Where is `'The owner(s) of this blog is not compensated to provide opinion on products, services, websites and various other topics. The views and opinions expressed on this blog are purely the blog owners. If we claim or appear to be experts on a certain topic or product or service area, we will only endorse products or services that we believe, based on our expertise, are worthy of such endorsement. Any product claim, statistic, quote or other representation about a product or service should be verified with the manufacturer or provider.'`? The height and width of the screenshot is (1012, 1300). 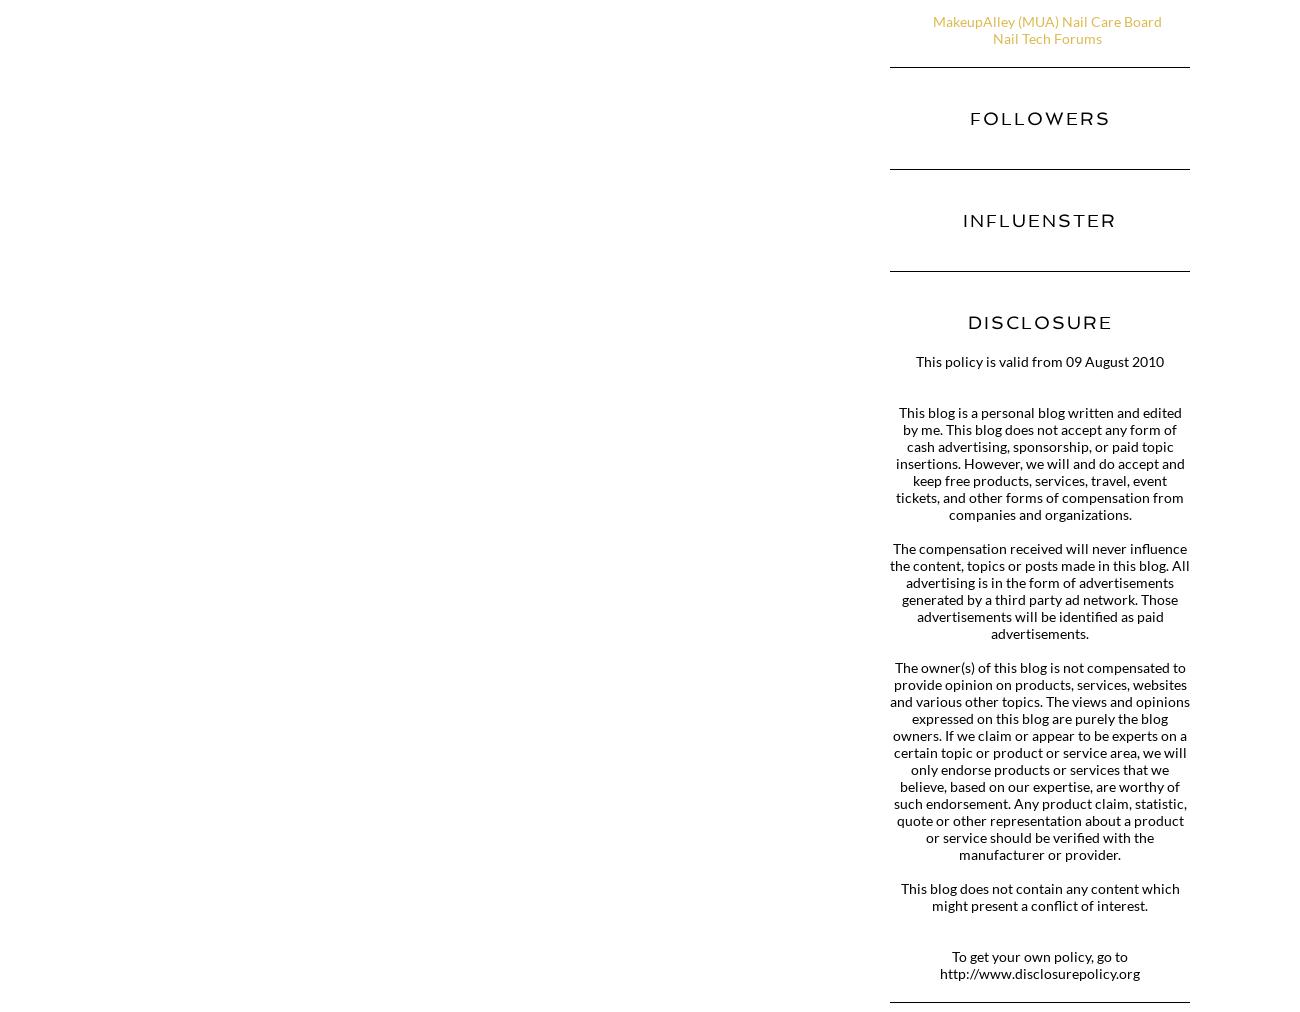 'The owner(s) of this blog is not compensated to provide opinion on products, services, websites and various other topics. The views and opinions expressed on this blog are purely the blog owners. If we claim or appear to be experts on a certain topic or product or service area, we will only endorse products or services that we believe, based on our expertise, are worthy of such endorsement. Any product claim, statistic, quote or other representation about a product or service should be verified with the manufacturer or provider.' is located at coordinates (1040, 760).